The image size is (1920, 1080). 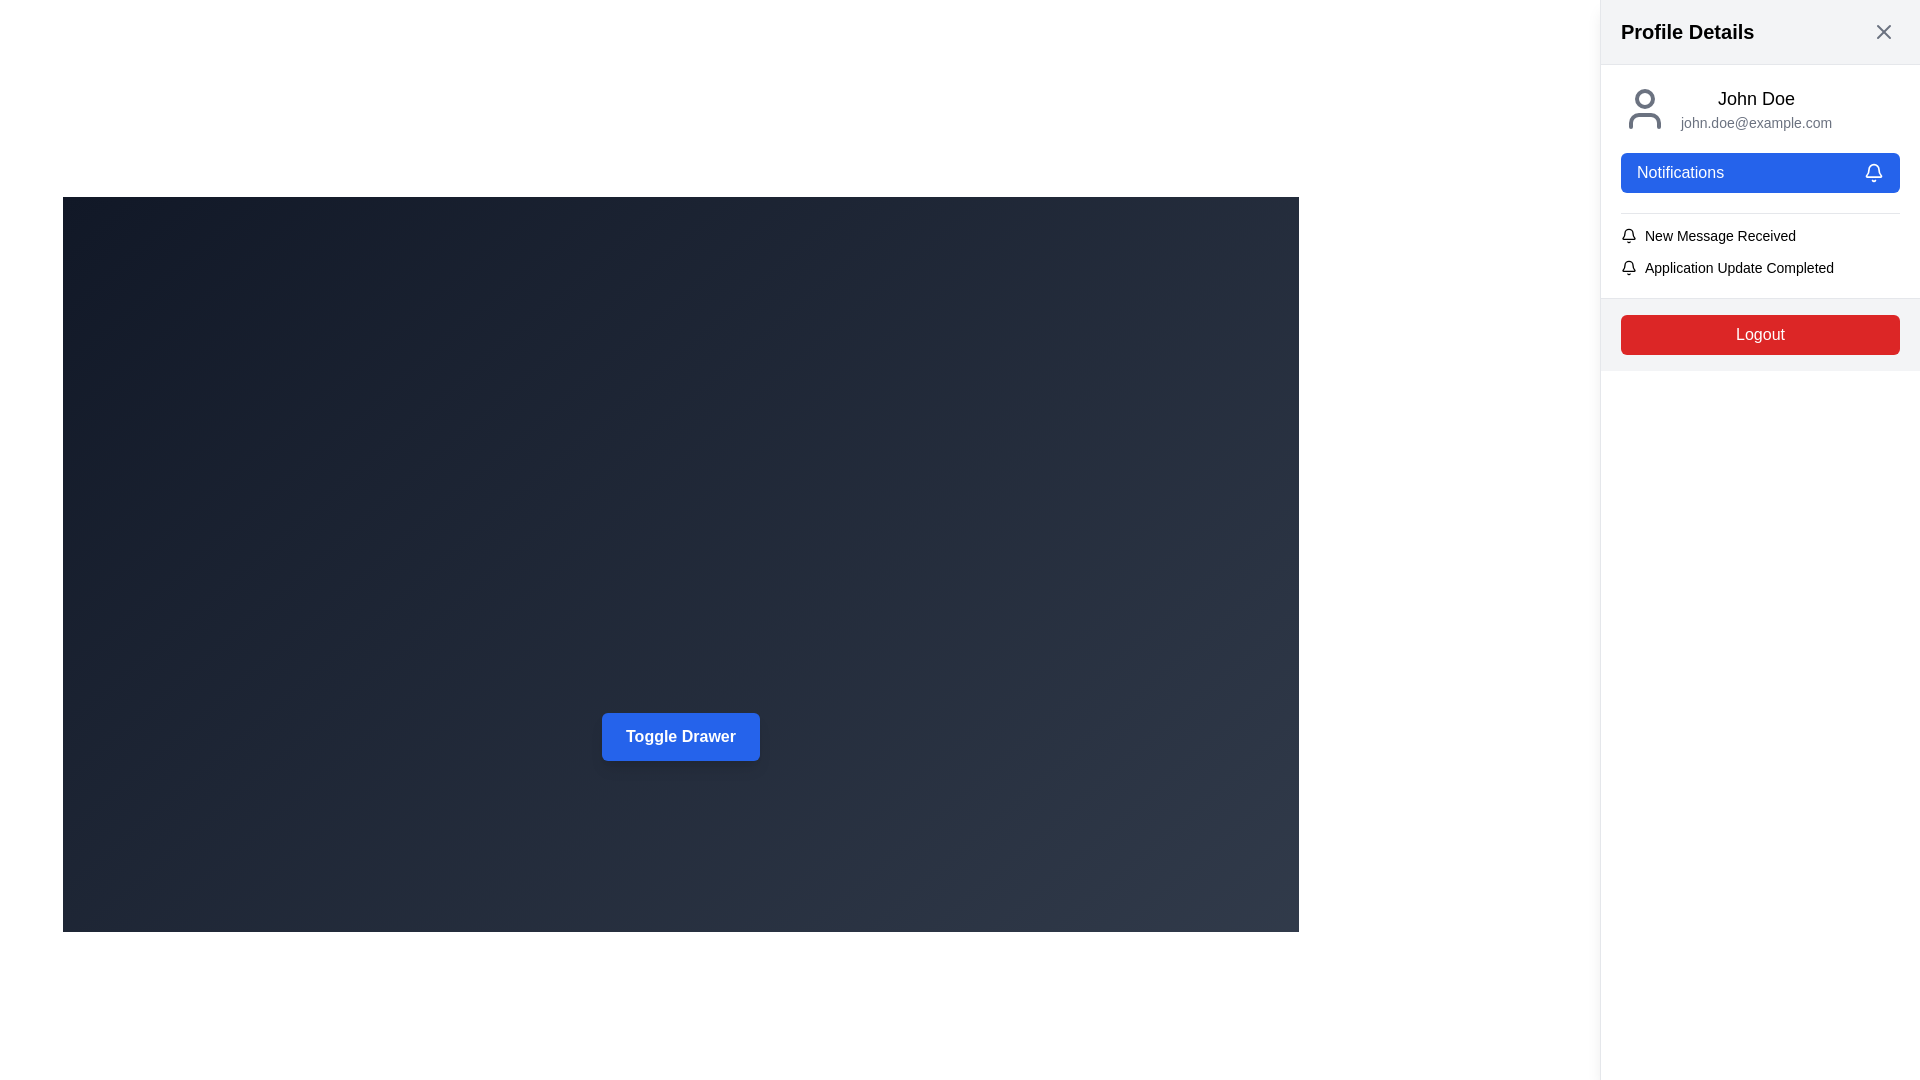 What do you see at coordinates (1760, 266) in the screenshot?
I see `text of the notification entry indicating the completion of an application update, which is the second element in the Notifications section` at bounding box center [1760, 266].